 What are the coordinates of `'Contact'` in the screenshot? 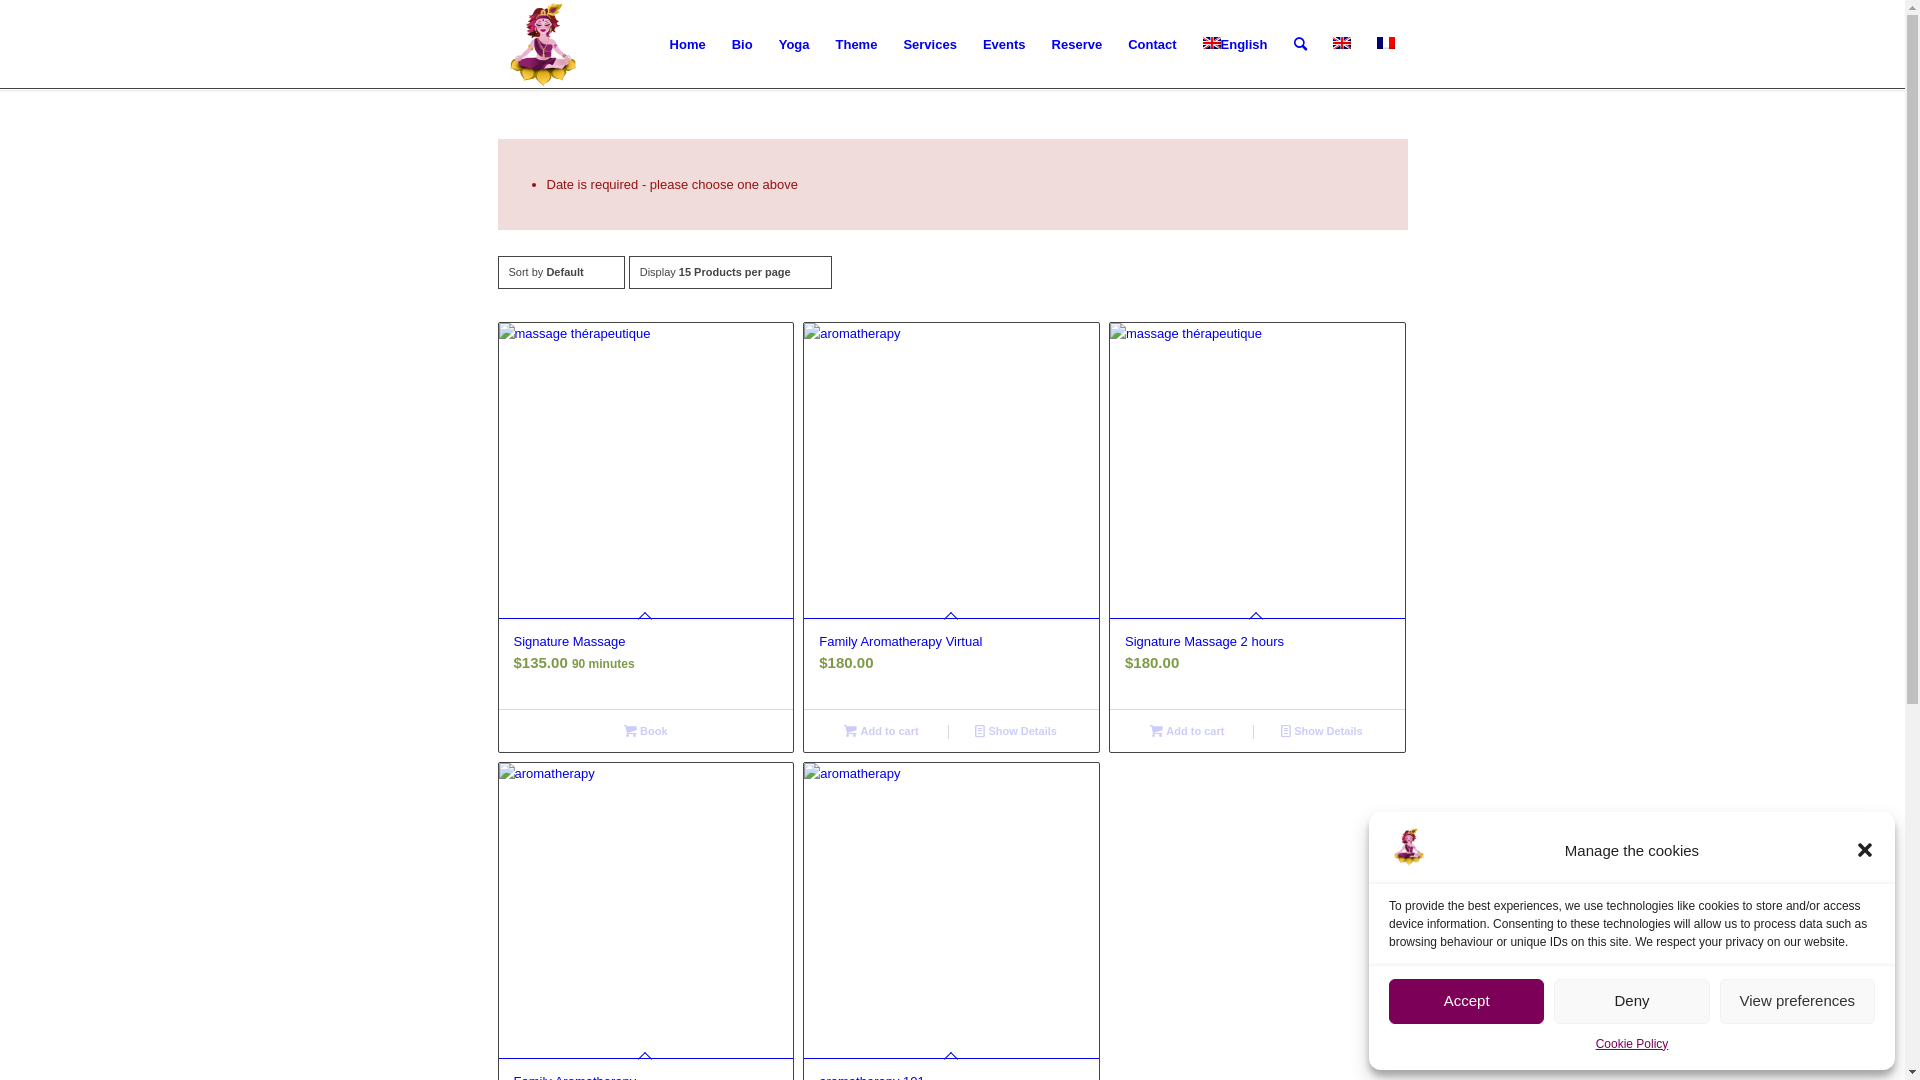 It's located at (1152, 45).